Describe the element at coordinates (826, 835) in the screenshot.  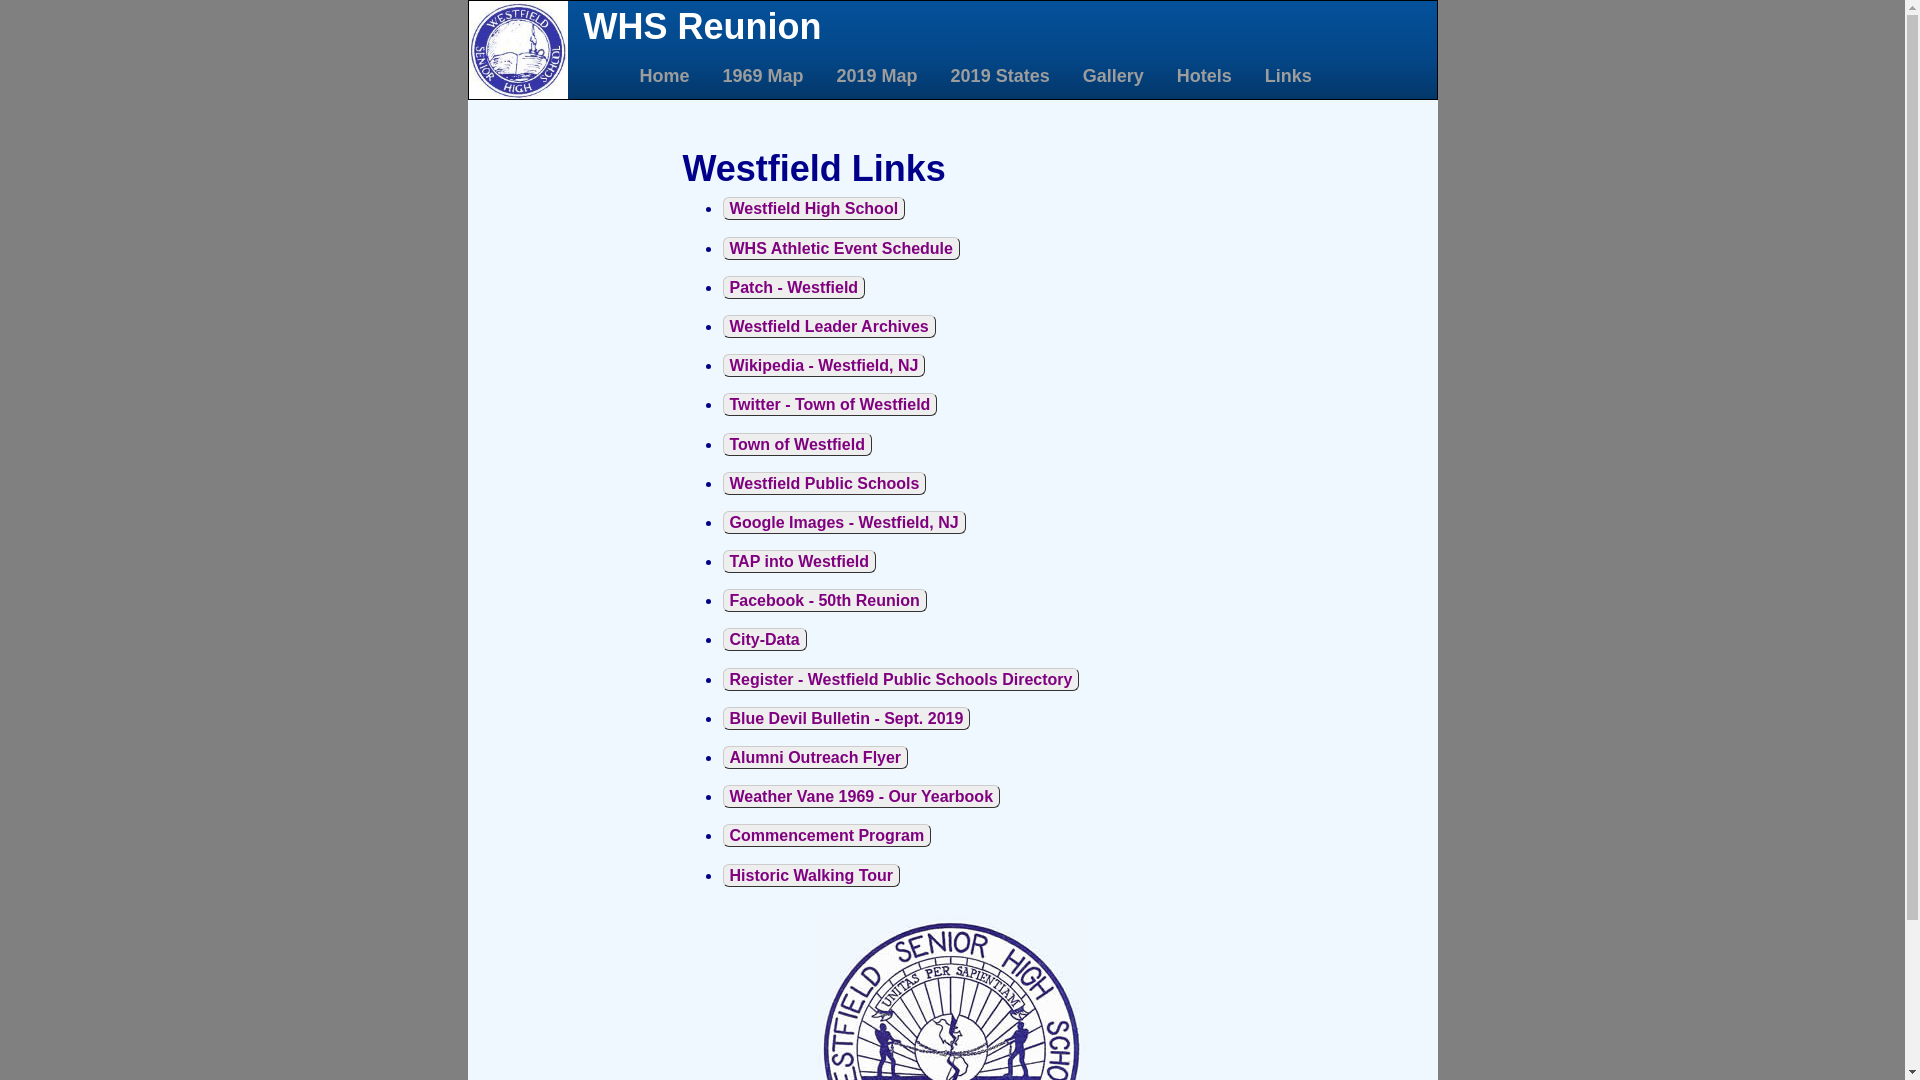
I see `'Commencement Program'` at that location.